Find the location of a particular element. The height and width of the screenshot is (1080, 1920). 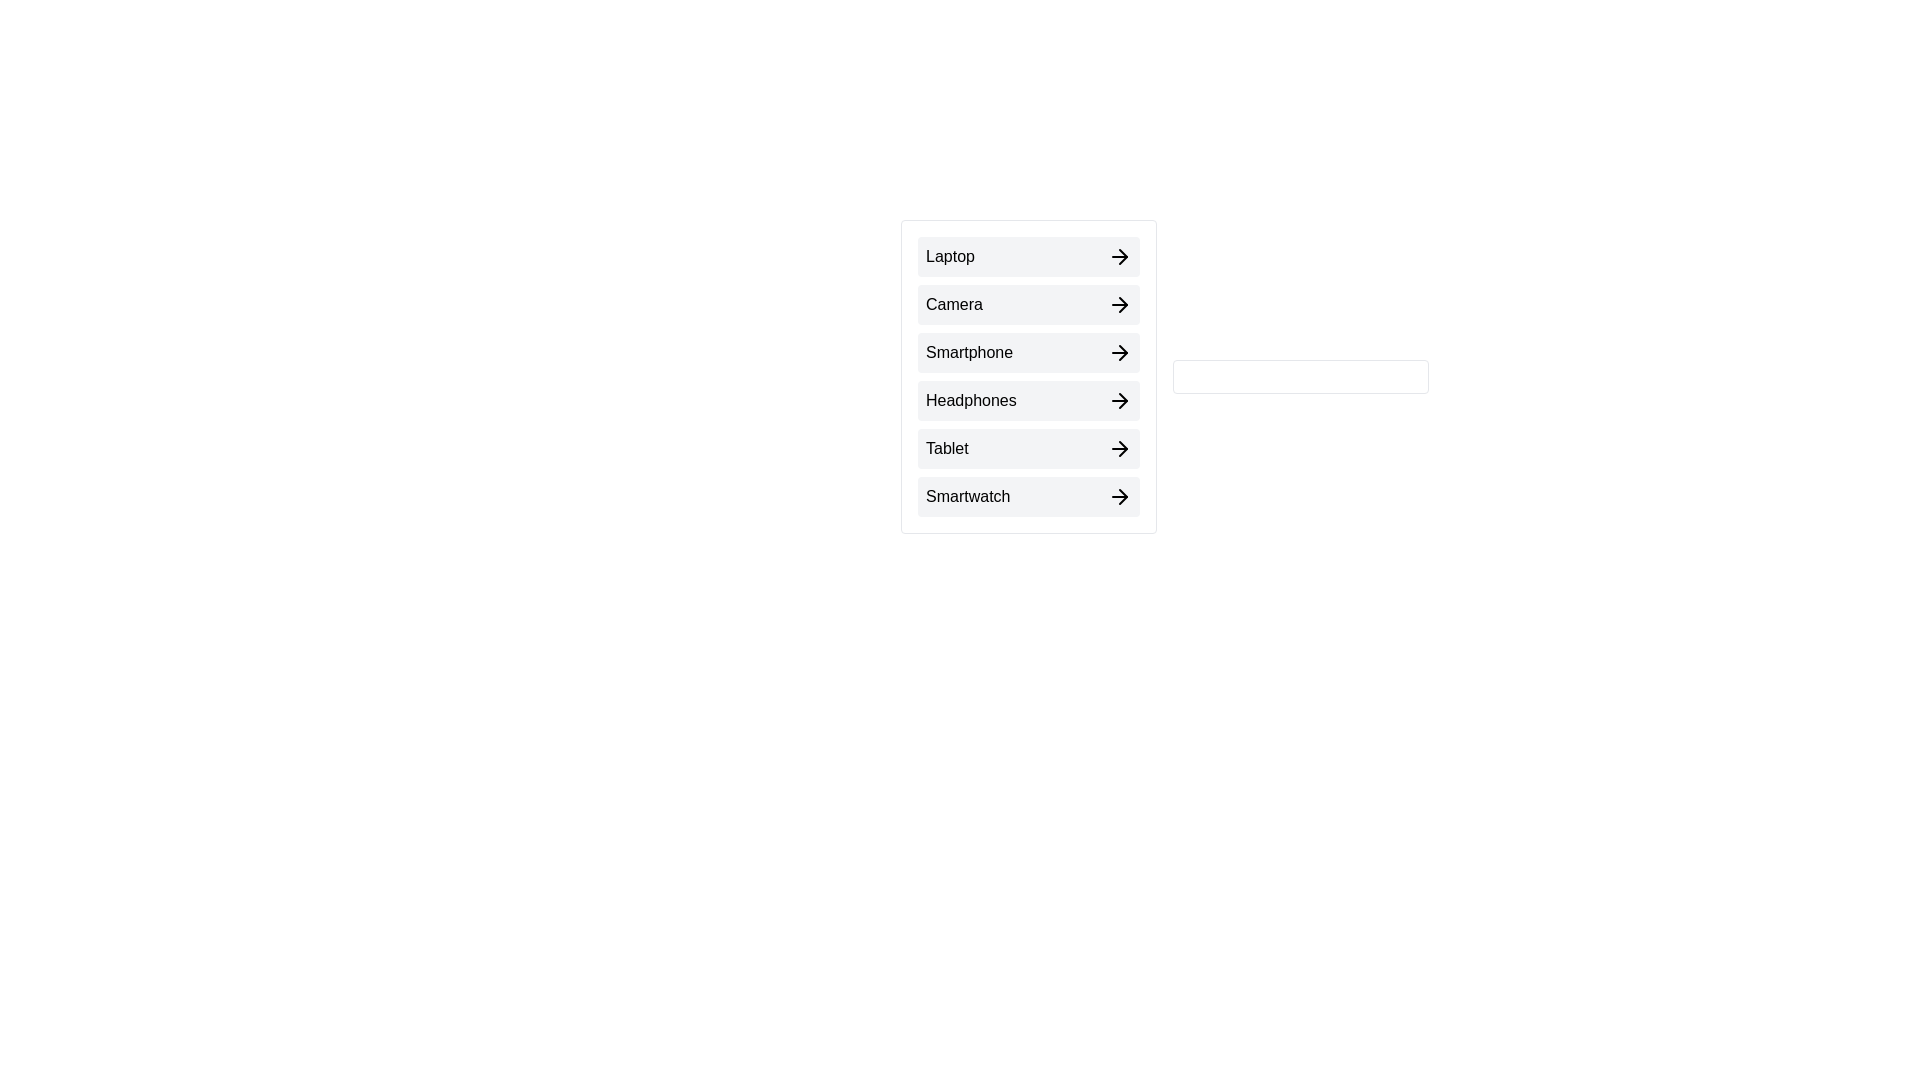

the item Smartphone to highlight it is located at coordinates (1028, 352).